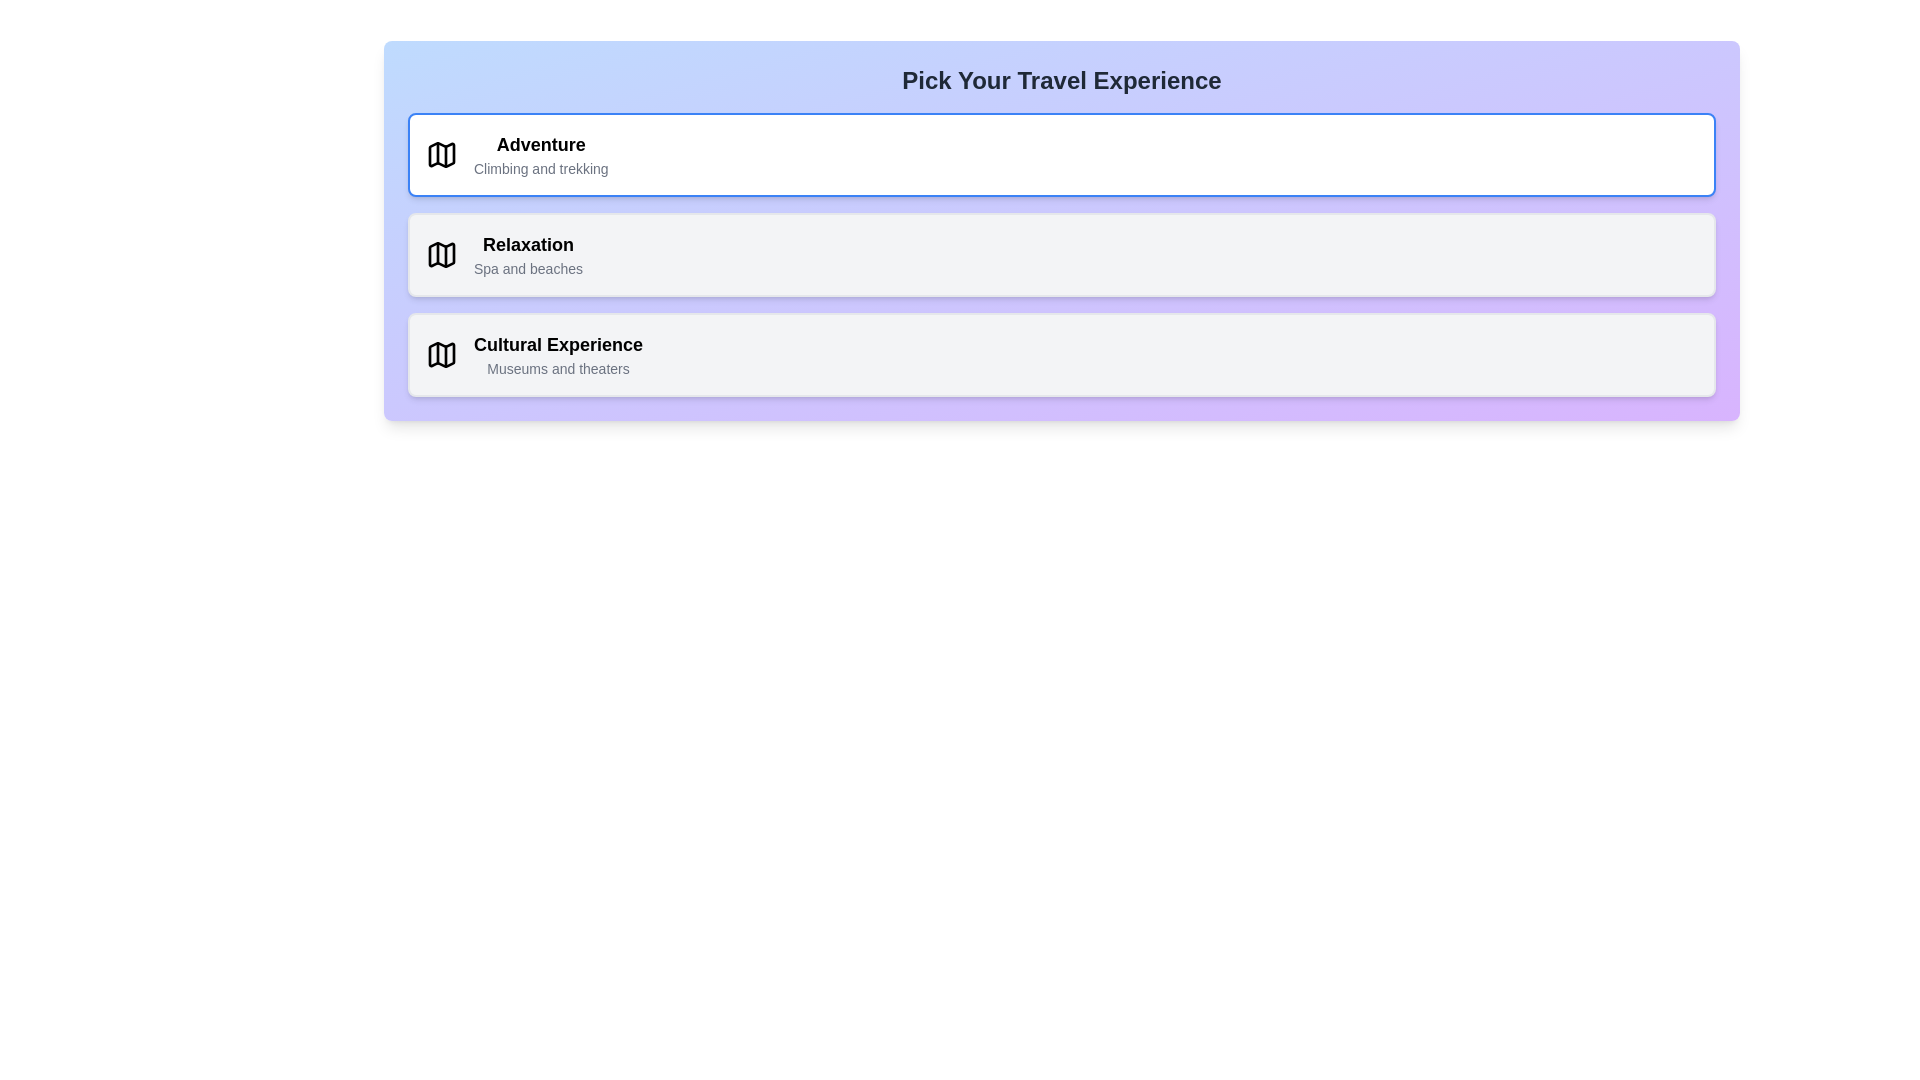  What do you see at coordinates (541, 153) in the screenshot?
I see `the text block containing the title 'Adventure' and subtitle 'Climbing and trekking'` at bounding box center [541, 153].